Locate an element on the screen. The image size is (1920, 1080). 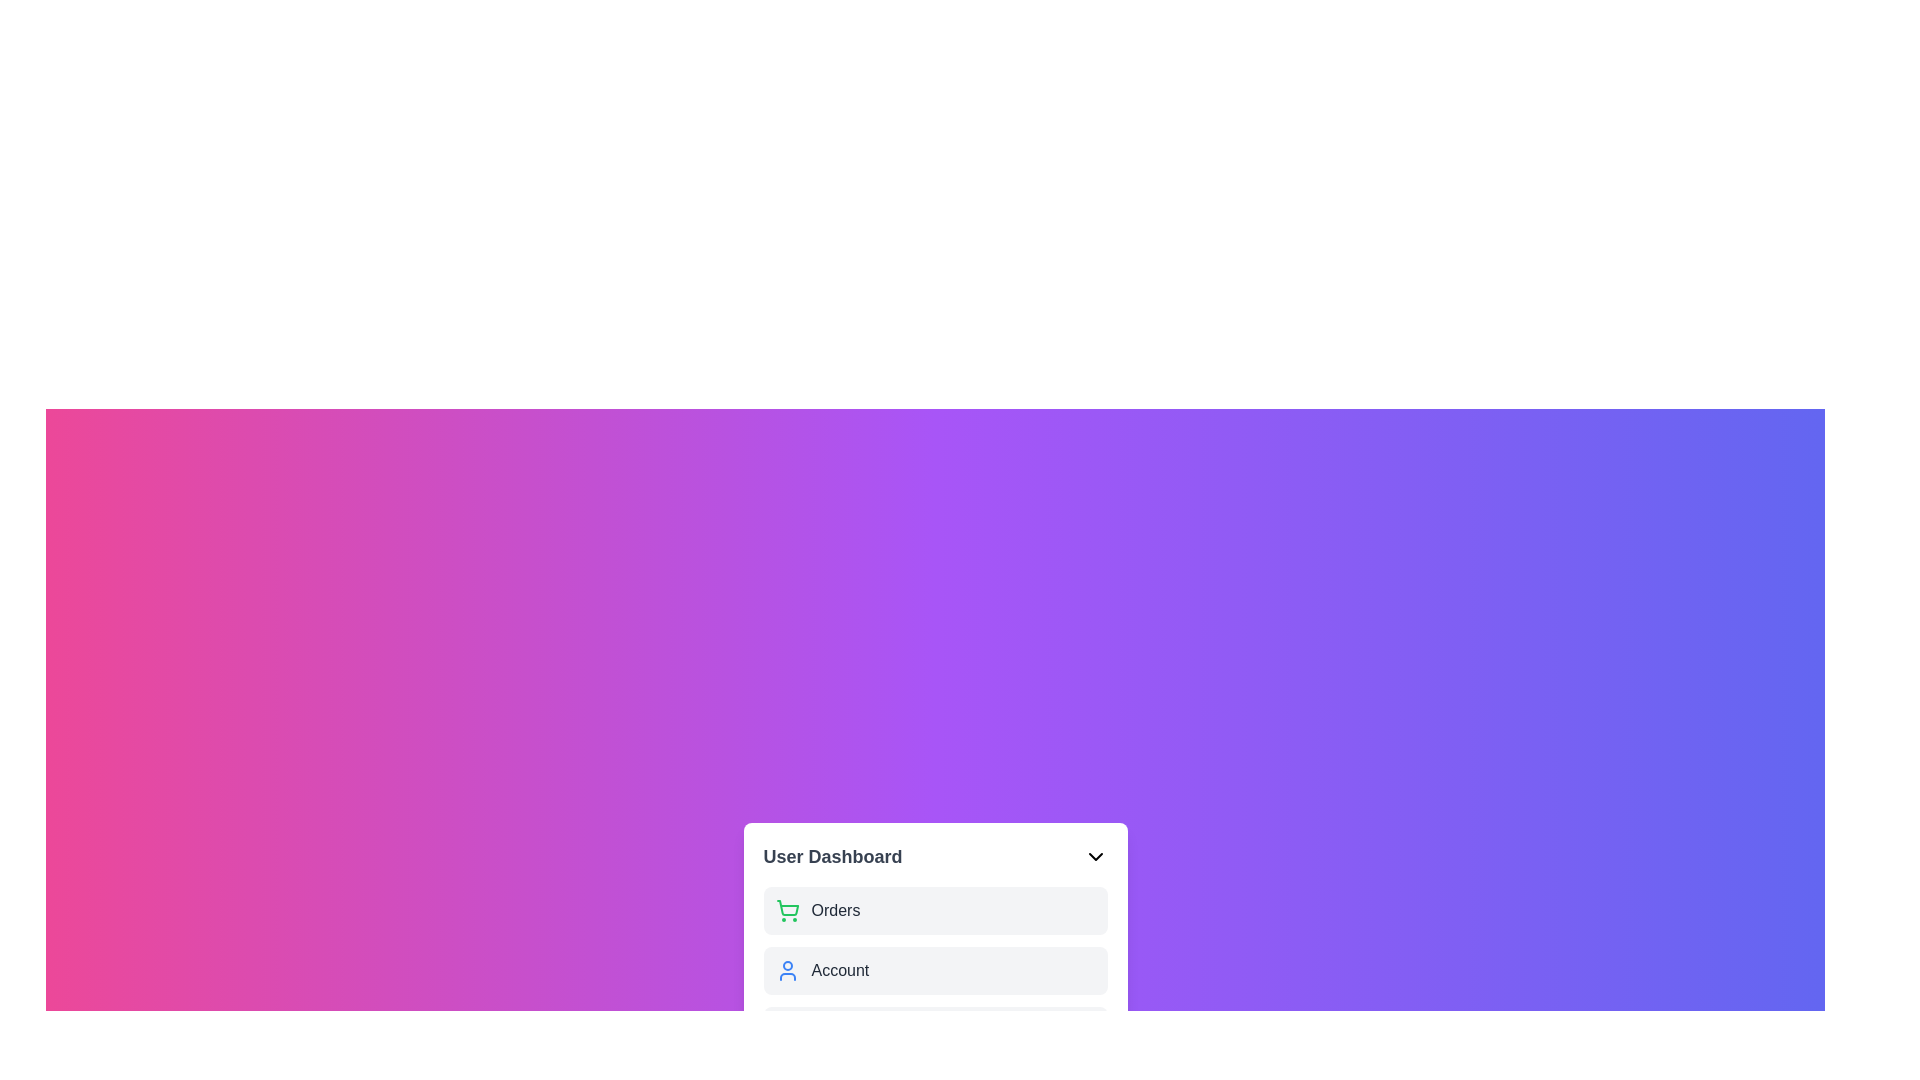
the 'Orders' option in the dropdown menu is located at coordinates (934, 910).